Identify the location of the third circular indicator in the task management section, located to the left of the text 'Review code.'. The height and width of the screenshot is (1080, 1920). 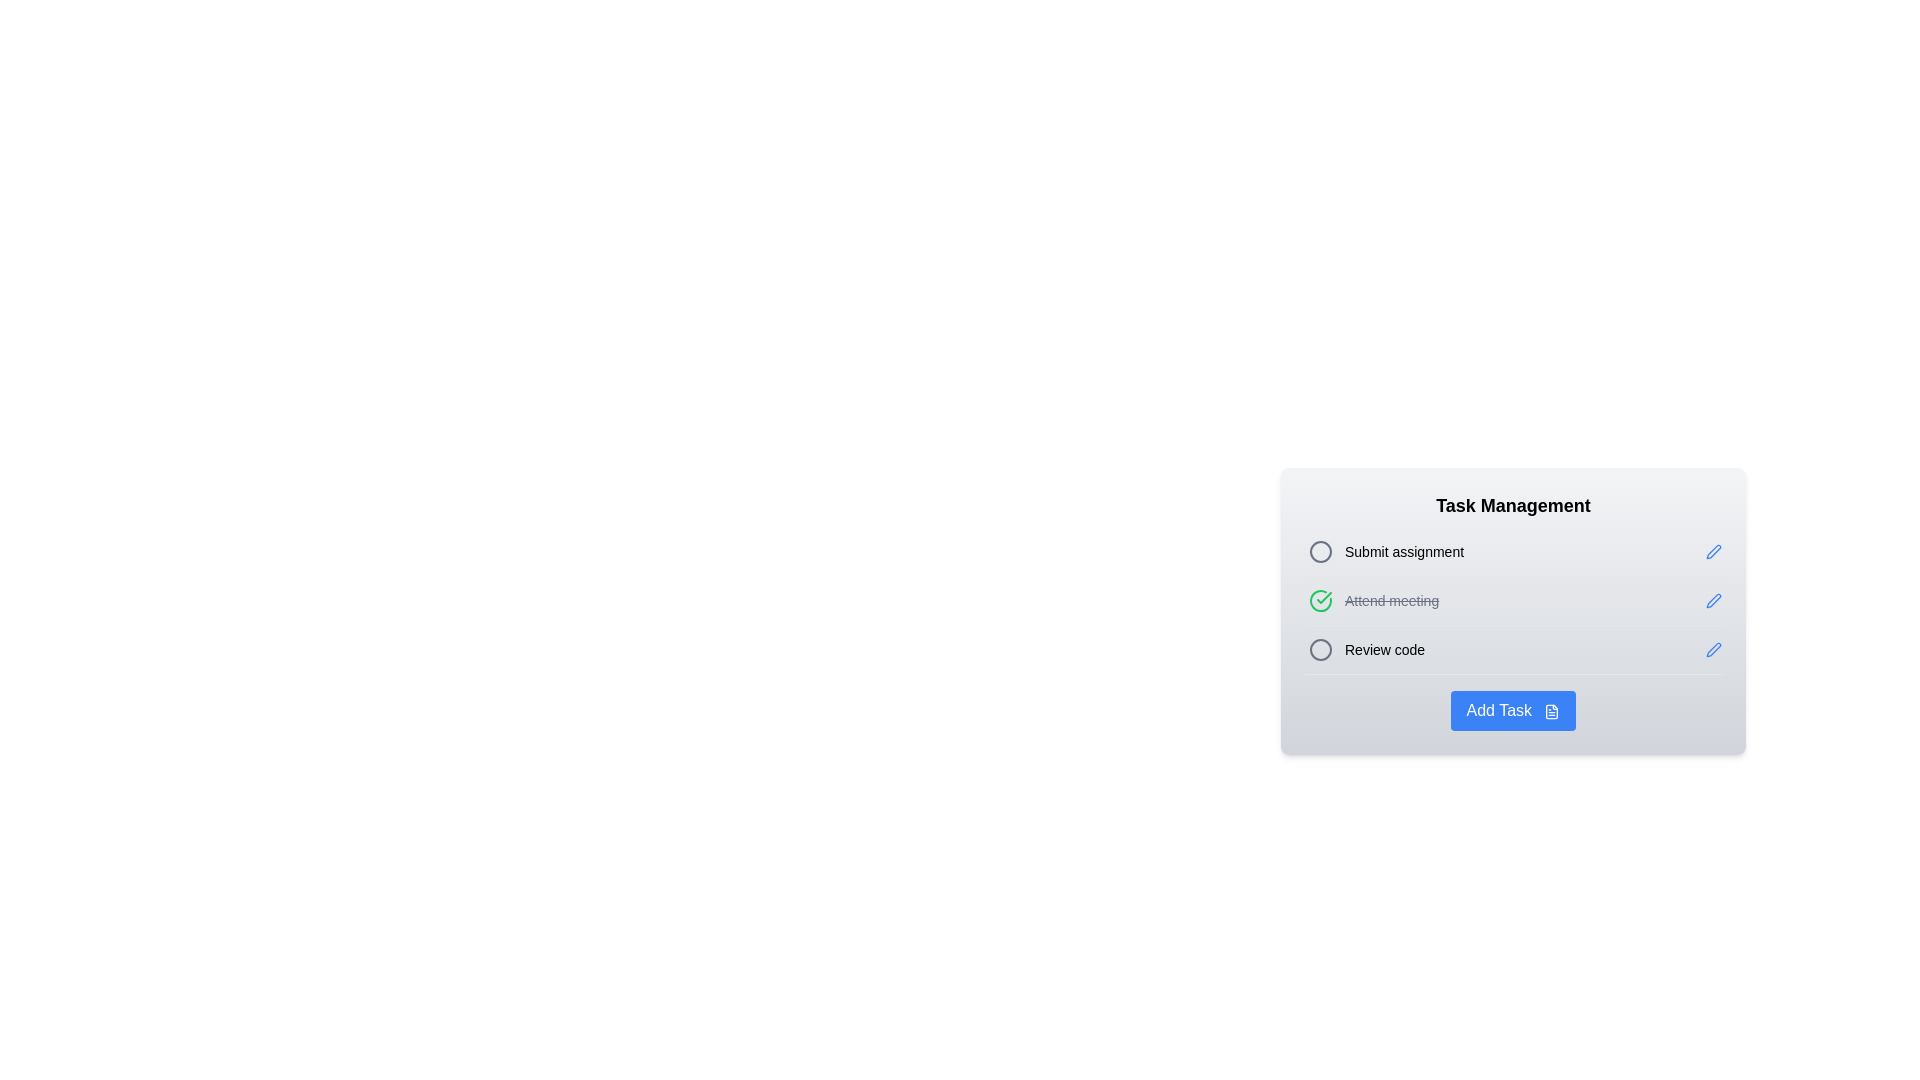
(1320, 650).